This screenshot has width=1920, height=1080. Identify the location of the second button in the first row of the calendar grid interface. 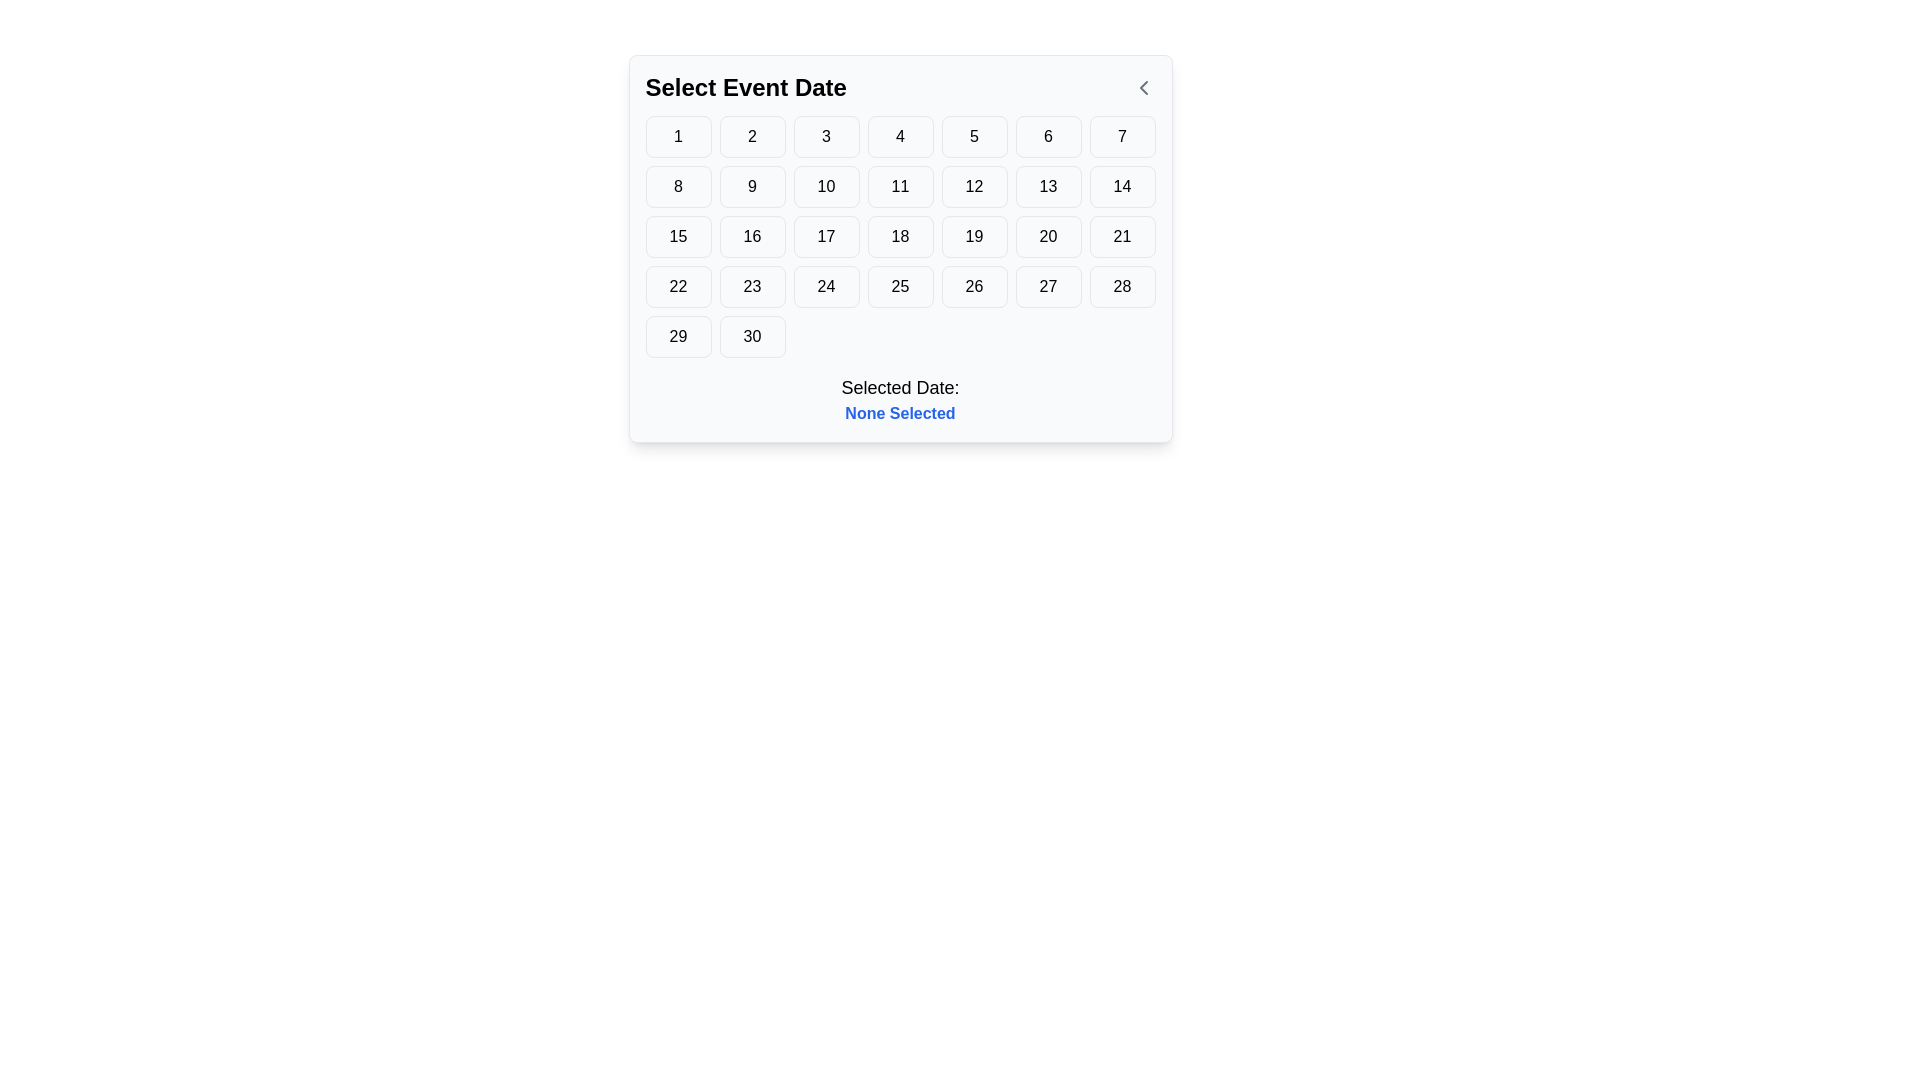
(751, 136).